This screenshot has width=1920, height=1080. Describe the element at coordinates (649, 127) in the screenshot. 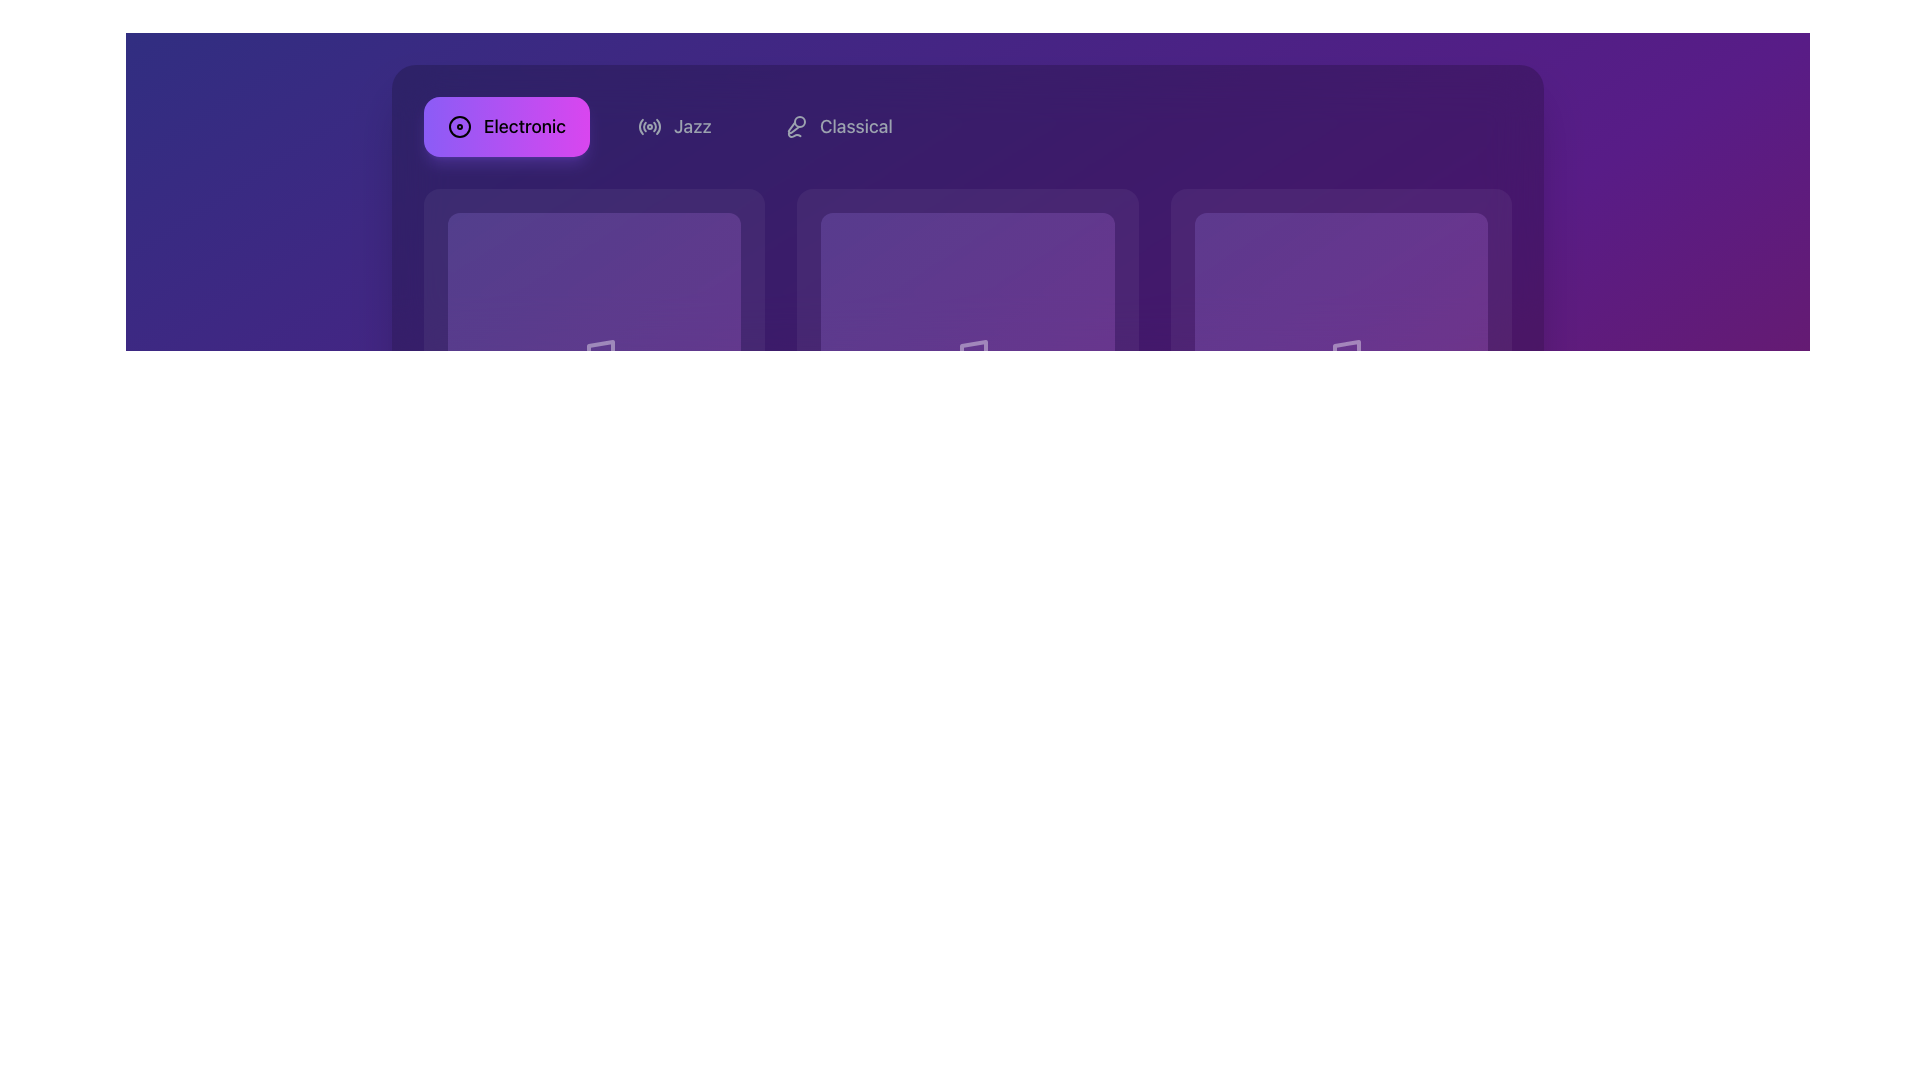

I see `the button labeled 'Jazz' by clicking on the circular icon resembling a radio within it` at that location.